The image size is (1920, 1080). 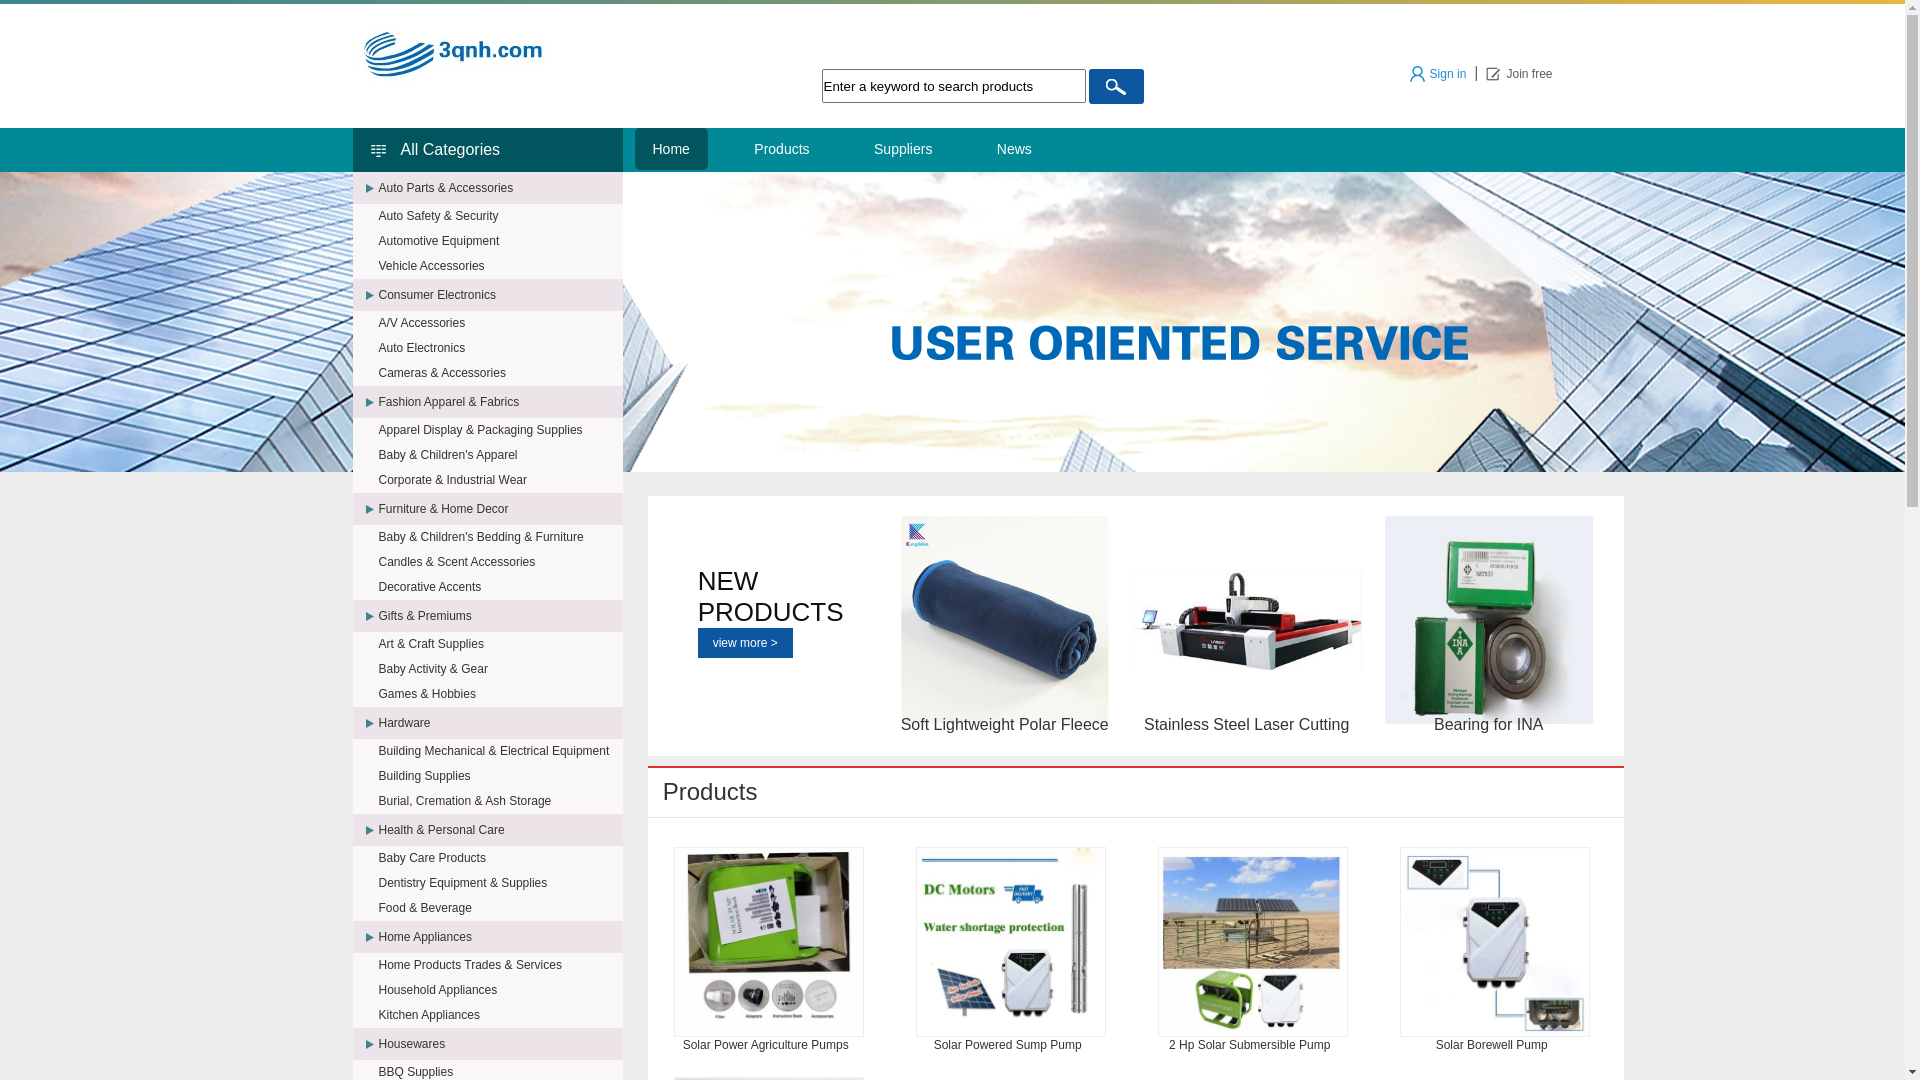 What do you see at coordinates (1251, 941) in the screenshot?
I see `'2 Hp Solar Submersible Pump'` at bounding box center [1251, 941].